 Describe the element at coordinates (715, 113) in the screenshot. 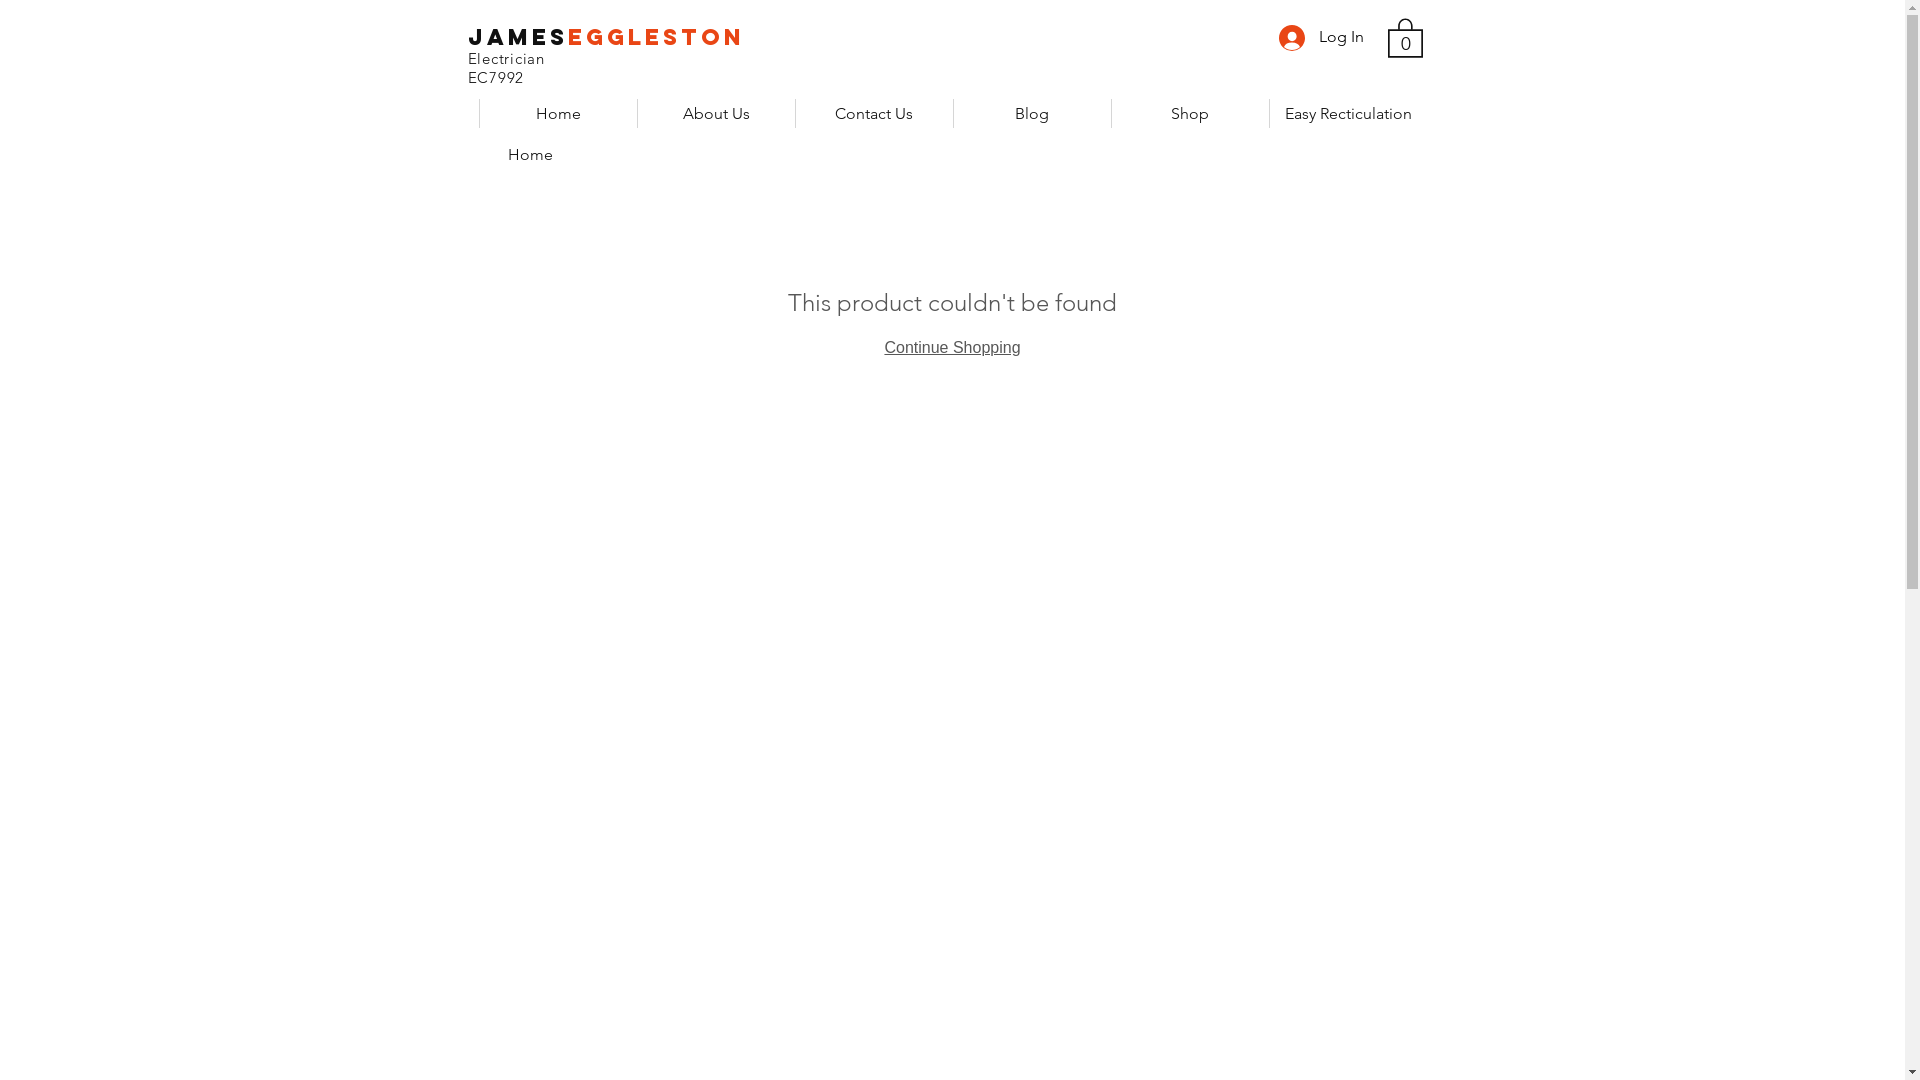

I see `'About Us'` at that location.